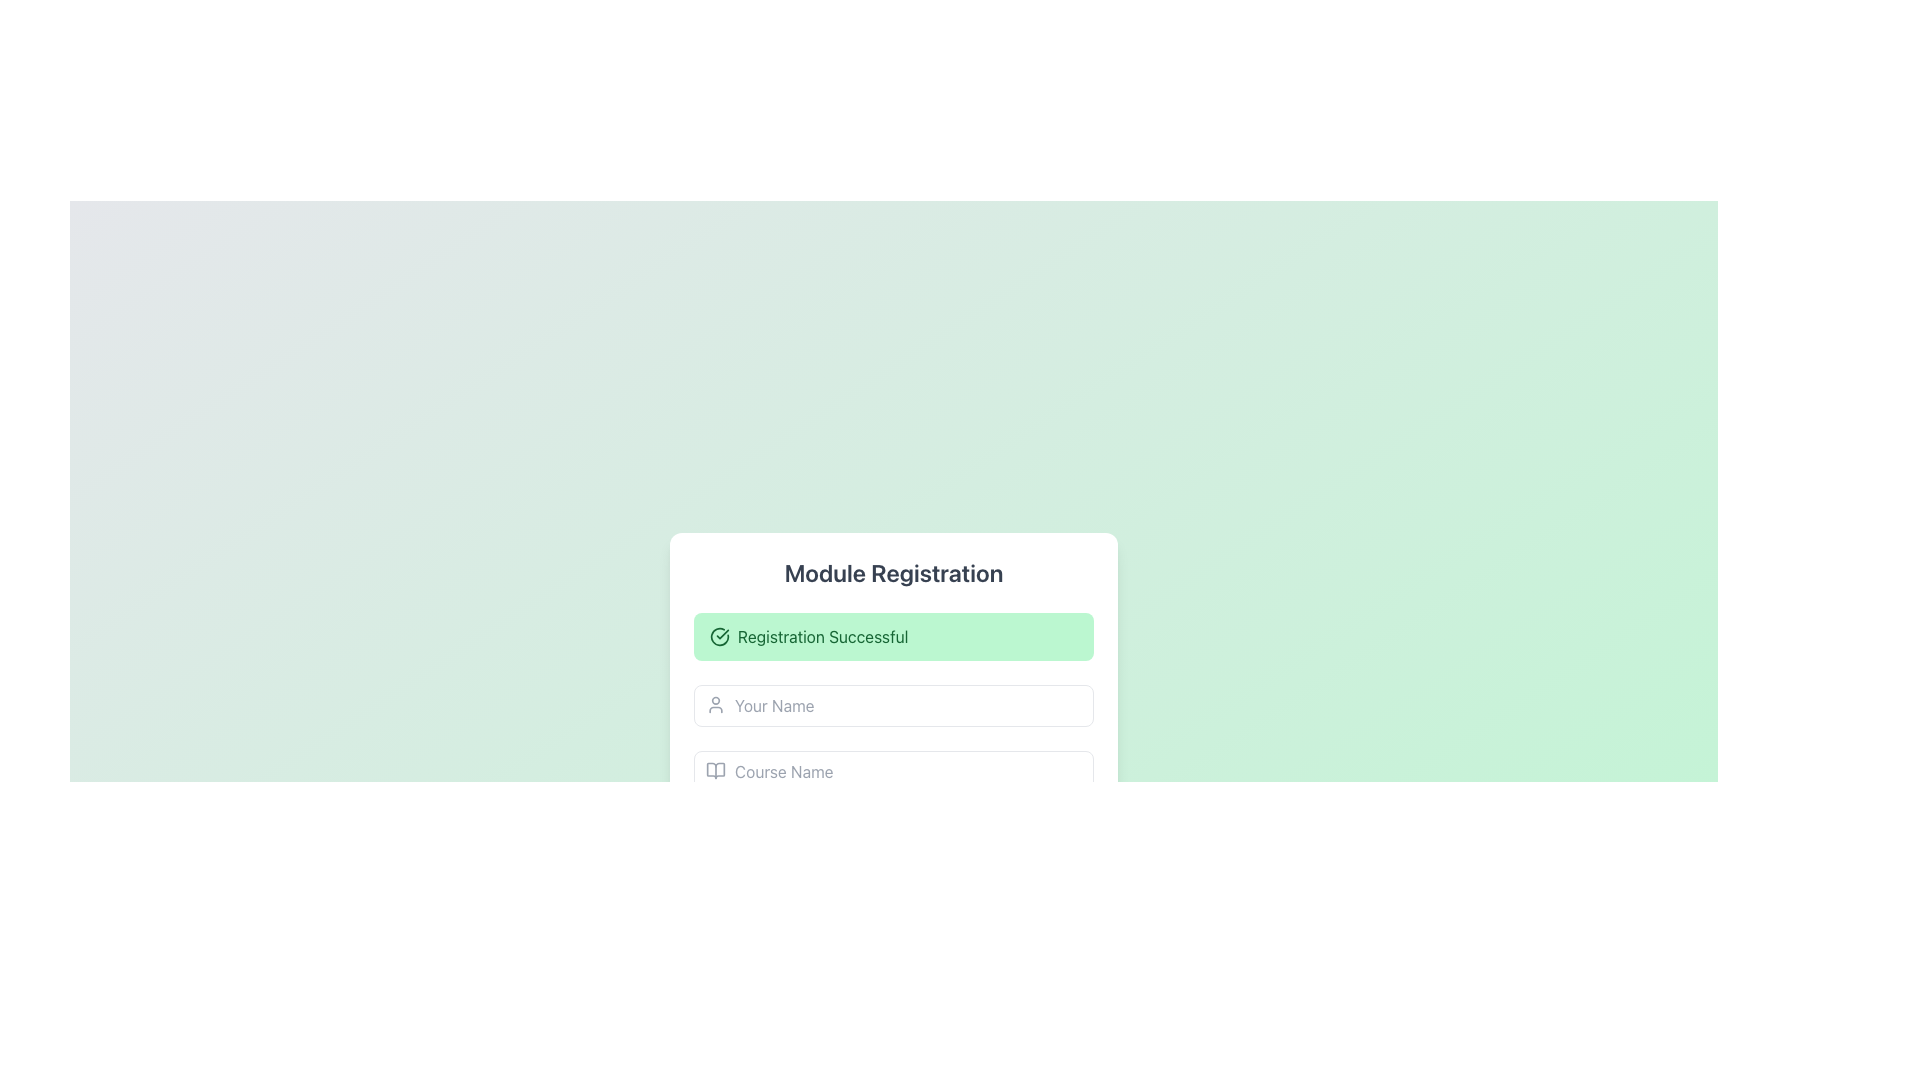  What do you see at coordinates (892, 636) in the screenshot?
I see `success message from the Notification banner located near the top section of the form-like structure below the title 'Module Registration'` at bounding box center [892, 636].